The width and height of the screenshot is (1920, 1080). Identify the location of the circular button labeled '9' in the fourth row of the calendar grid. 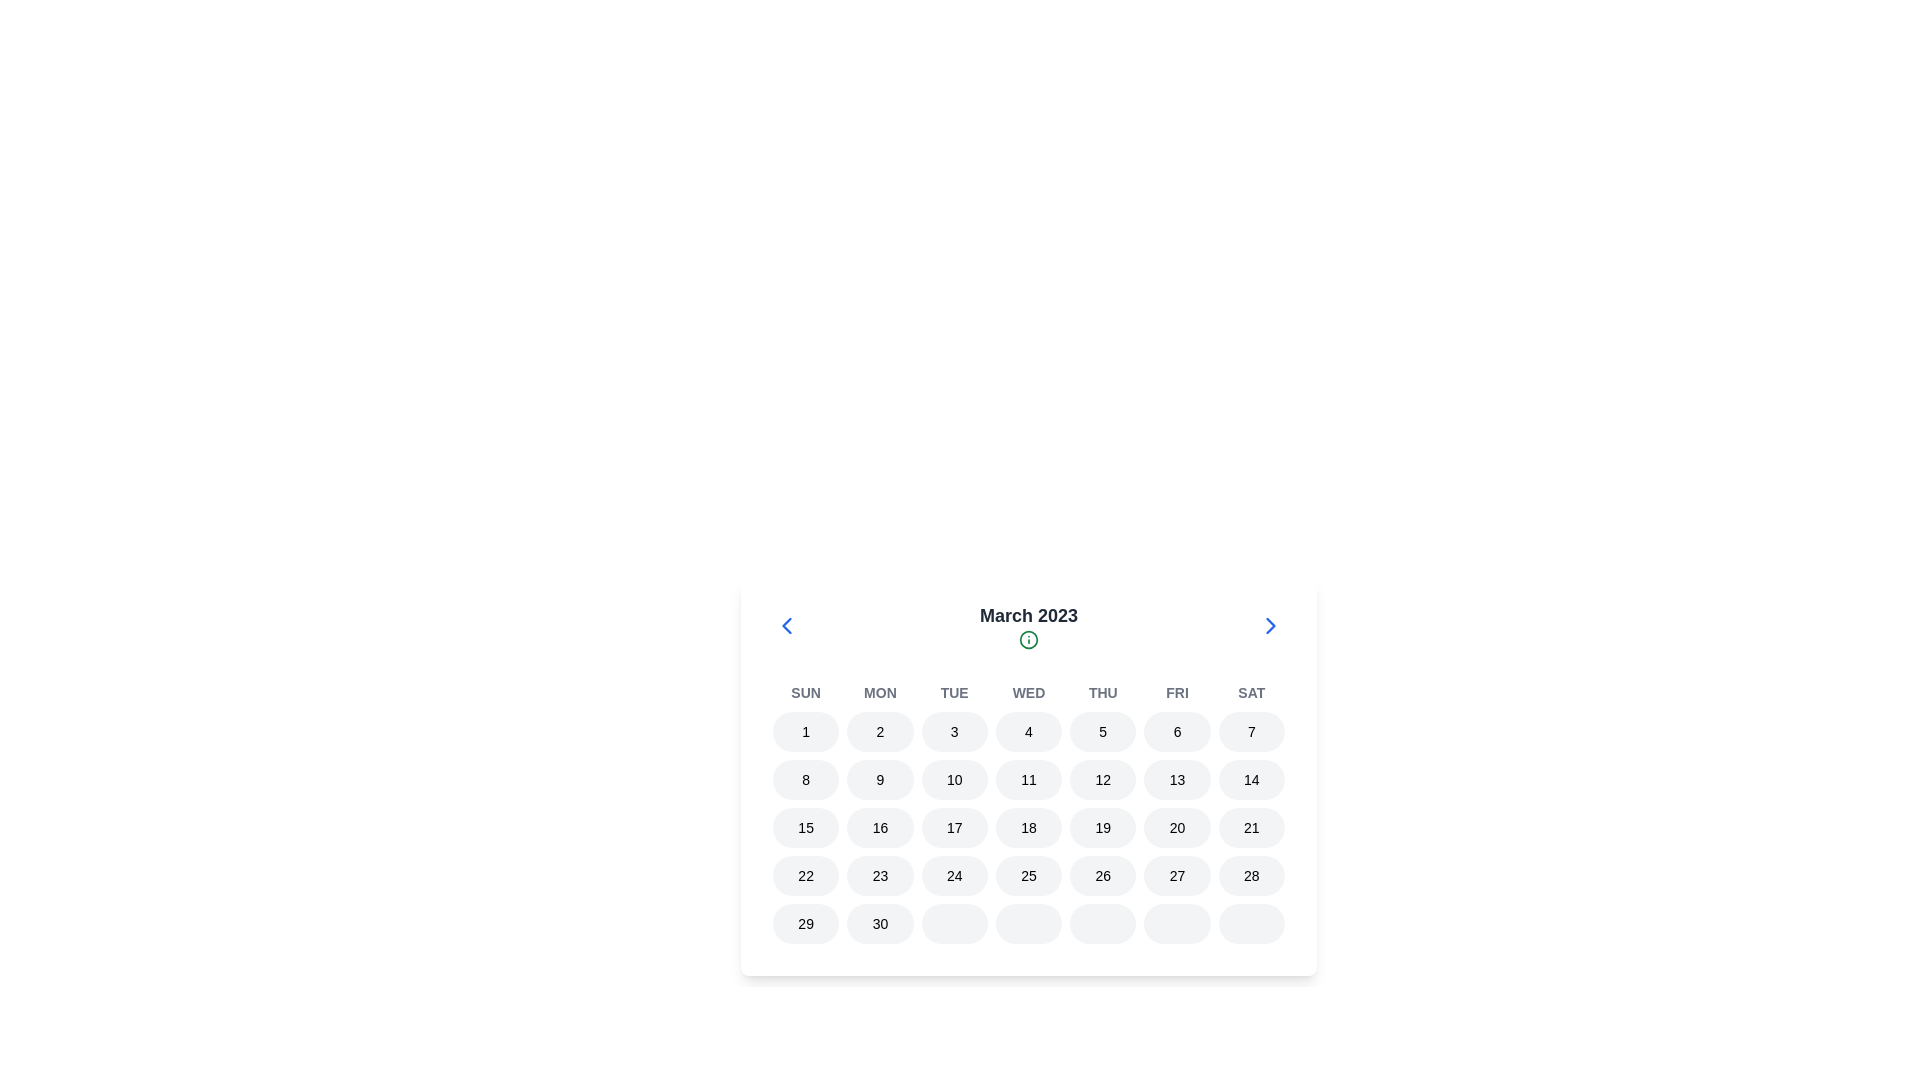
(880, 778).